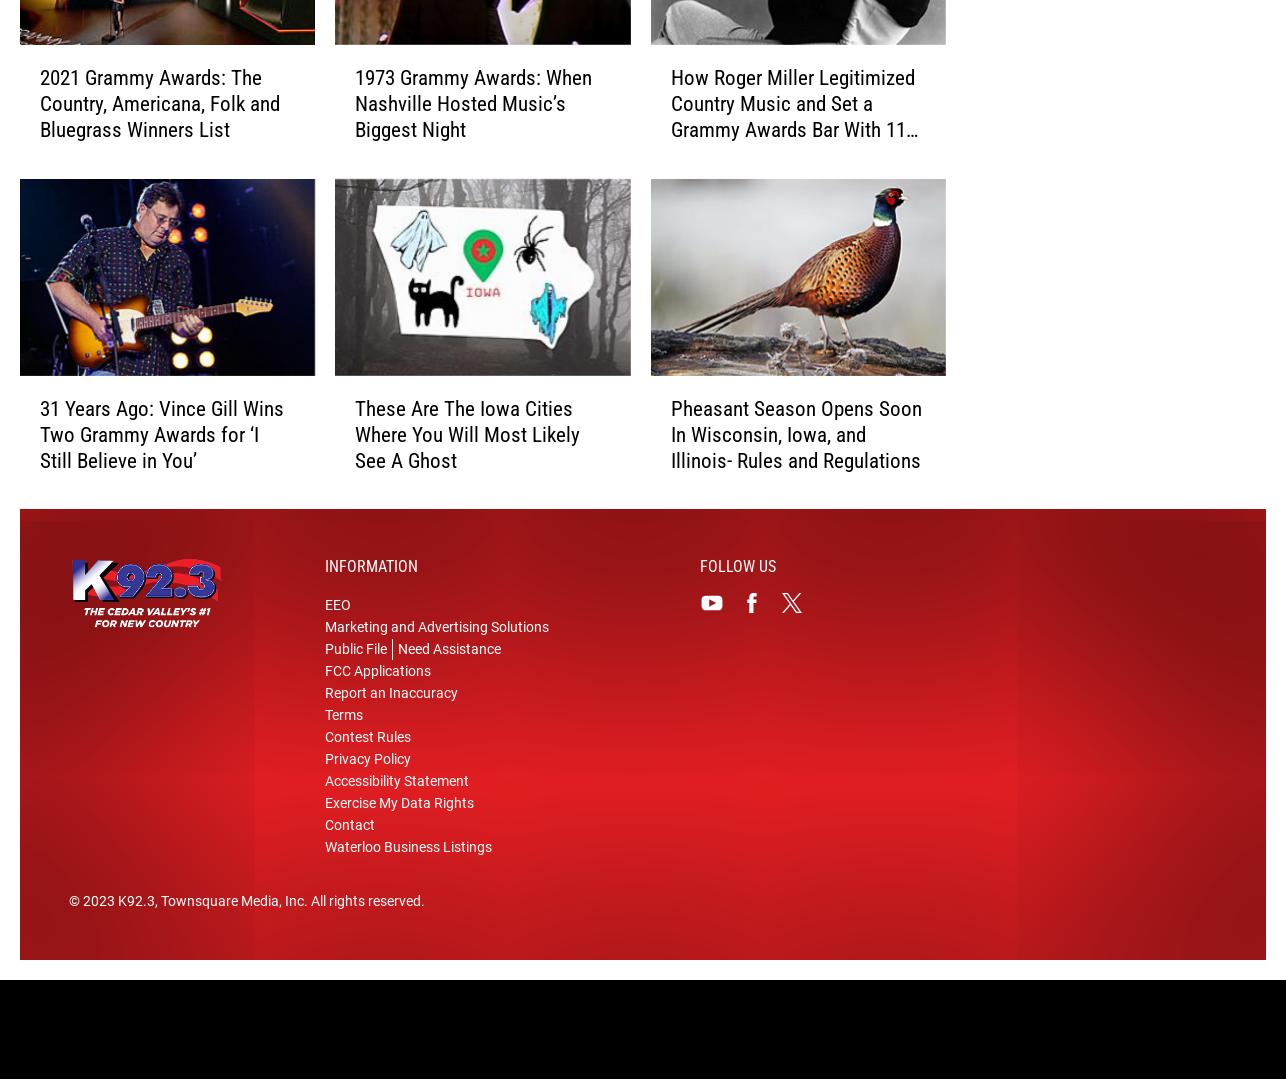 The width and height of the screenshot is (1286, 1079). I want to click on 'How Roger Miller Legitimized Country Music and Set a Grammy Awards Bar With 11 Wins in Two Years', so click(792, 147).